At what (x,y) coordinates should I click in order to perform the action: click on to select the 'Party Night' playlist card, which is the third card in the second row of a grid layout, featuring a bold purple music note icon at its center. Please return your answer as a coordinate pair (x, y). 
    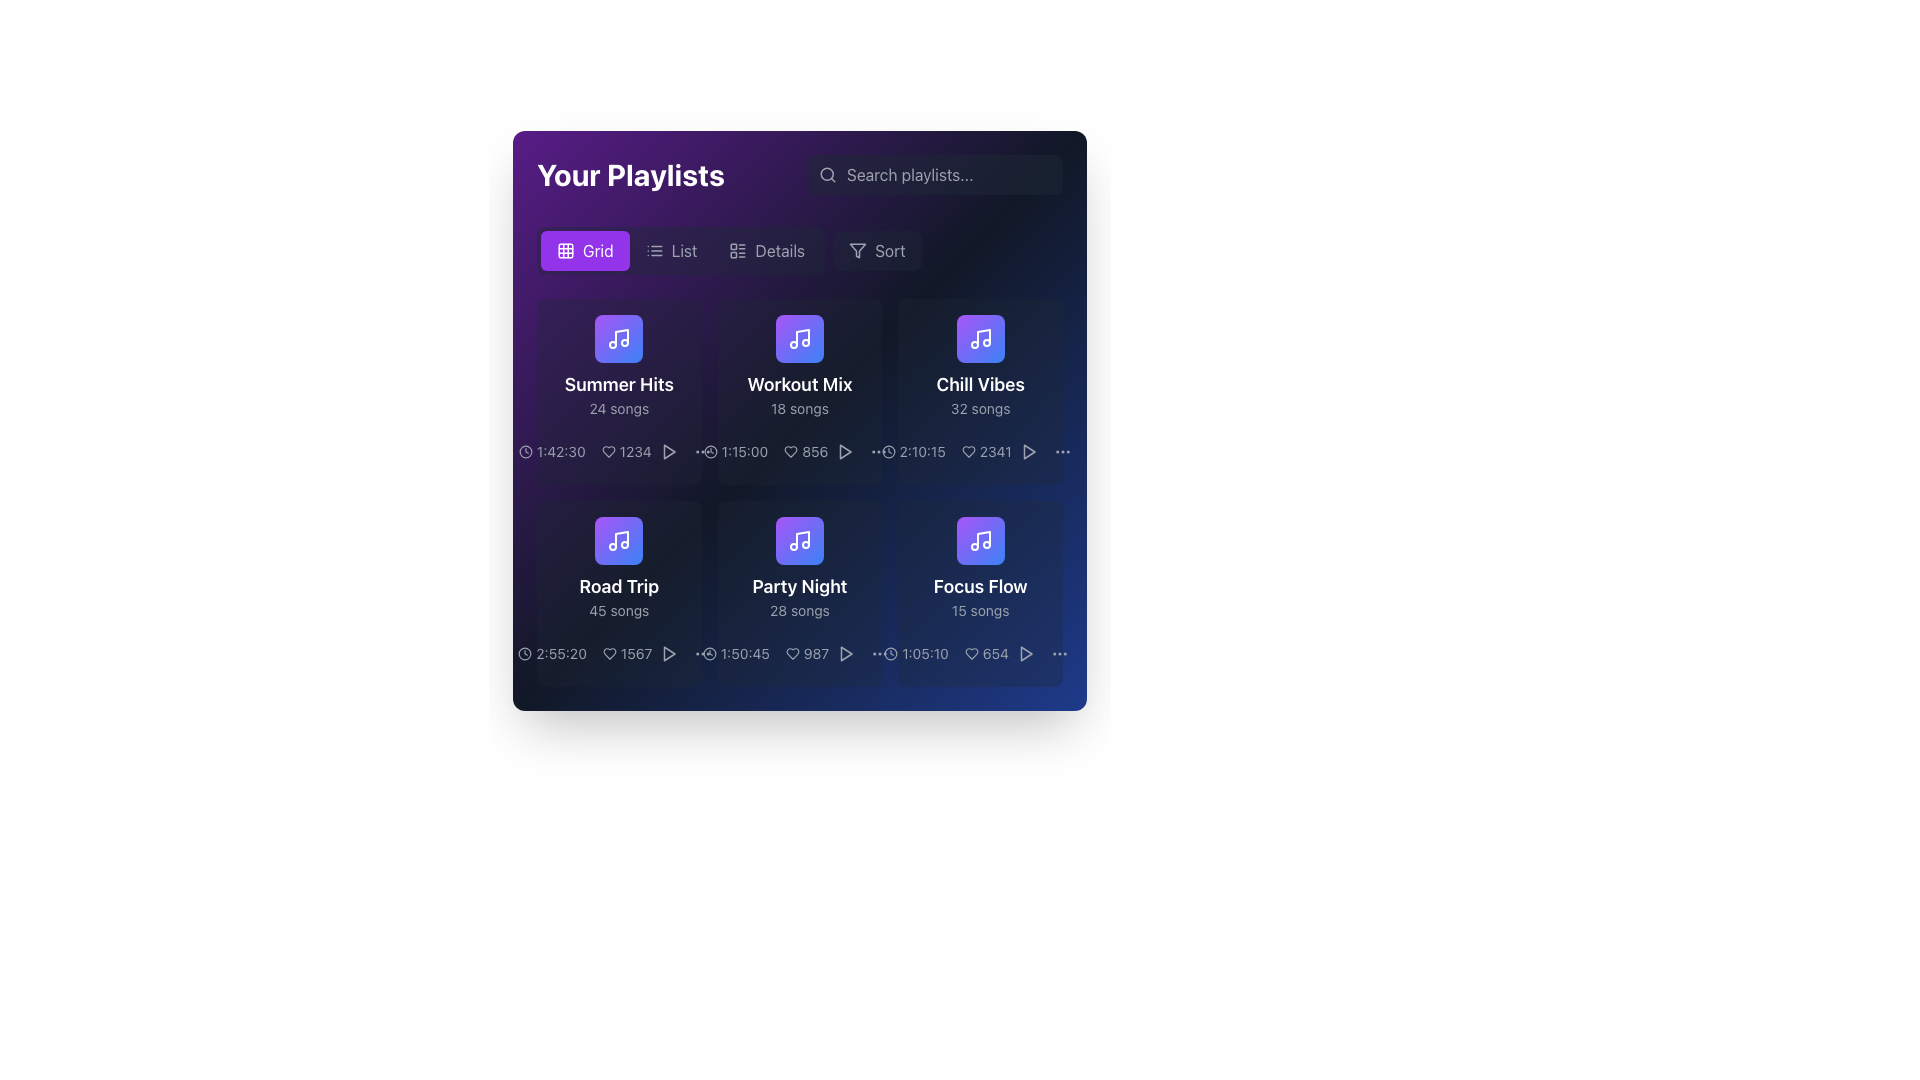
    Looking at the image, I should click on (800, 593).